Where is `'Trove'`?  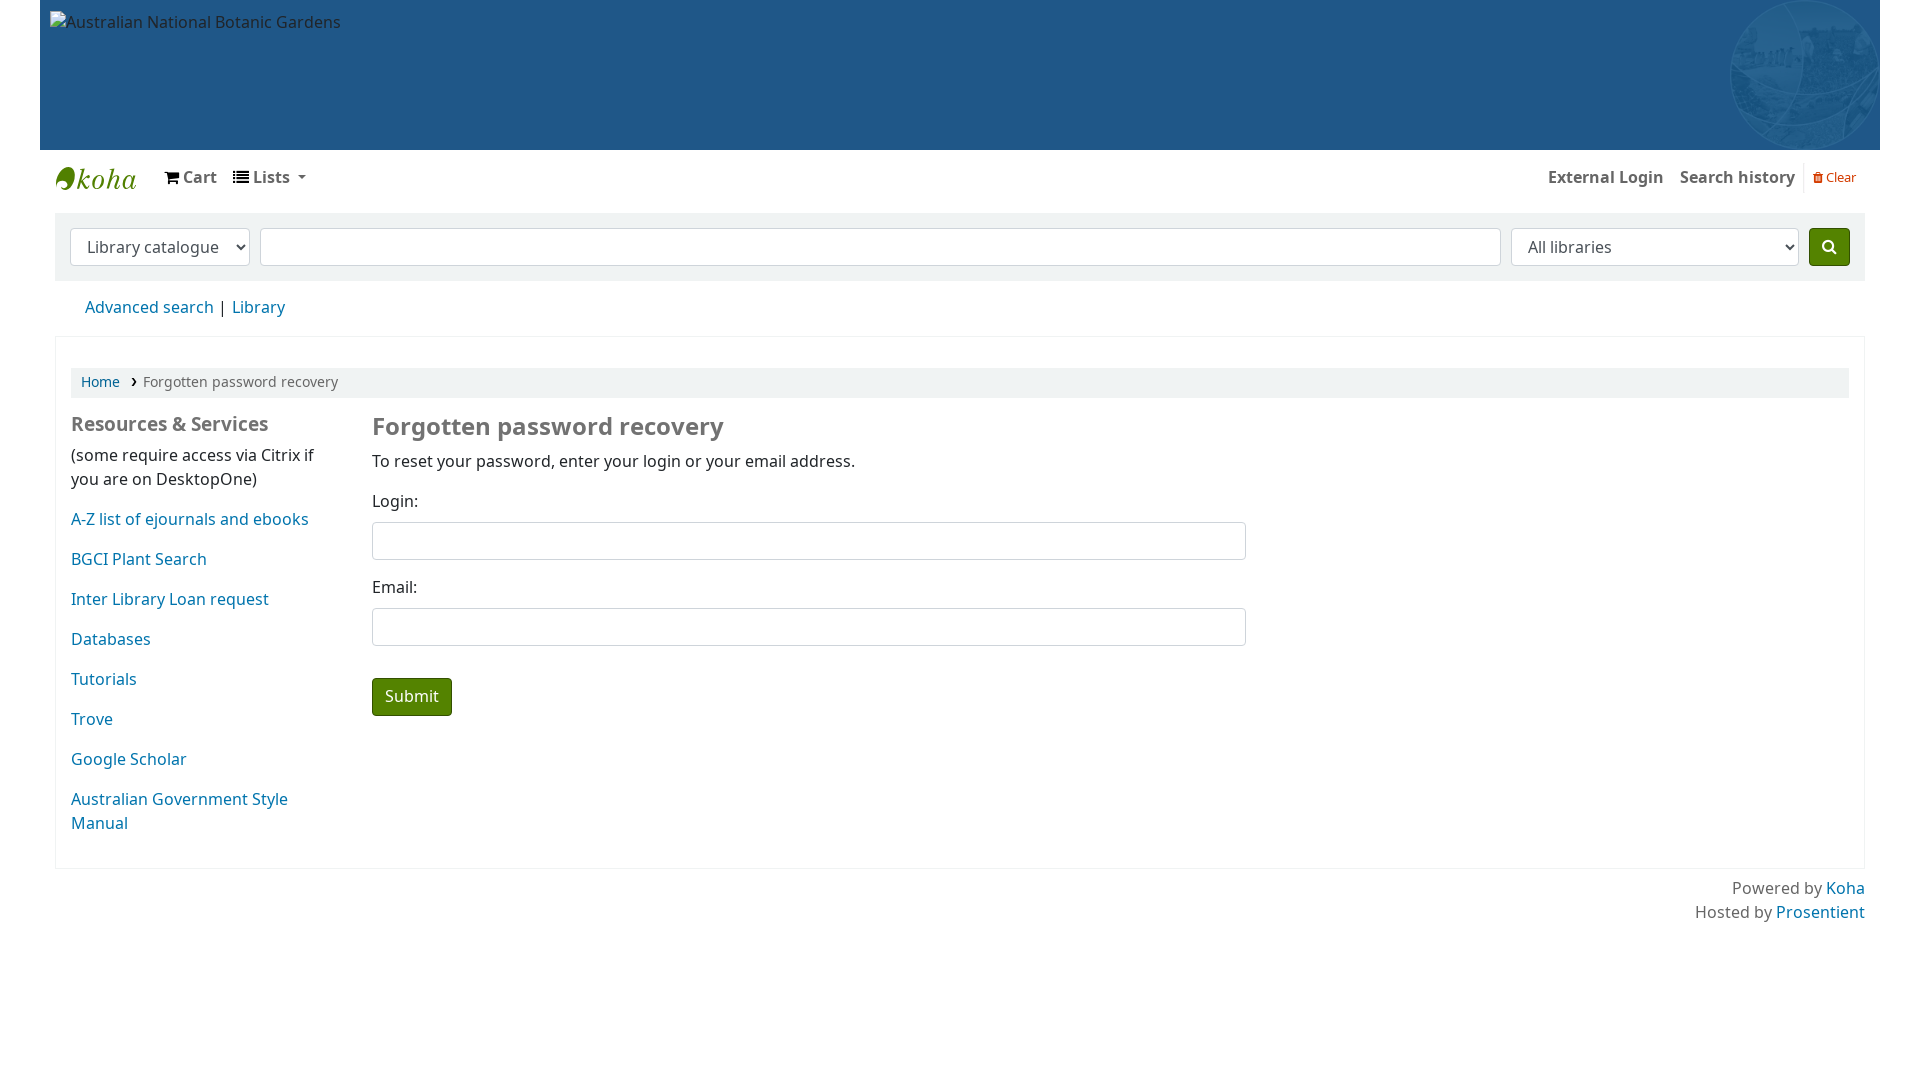 'Trove' is located at coordinates (71, 720).